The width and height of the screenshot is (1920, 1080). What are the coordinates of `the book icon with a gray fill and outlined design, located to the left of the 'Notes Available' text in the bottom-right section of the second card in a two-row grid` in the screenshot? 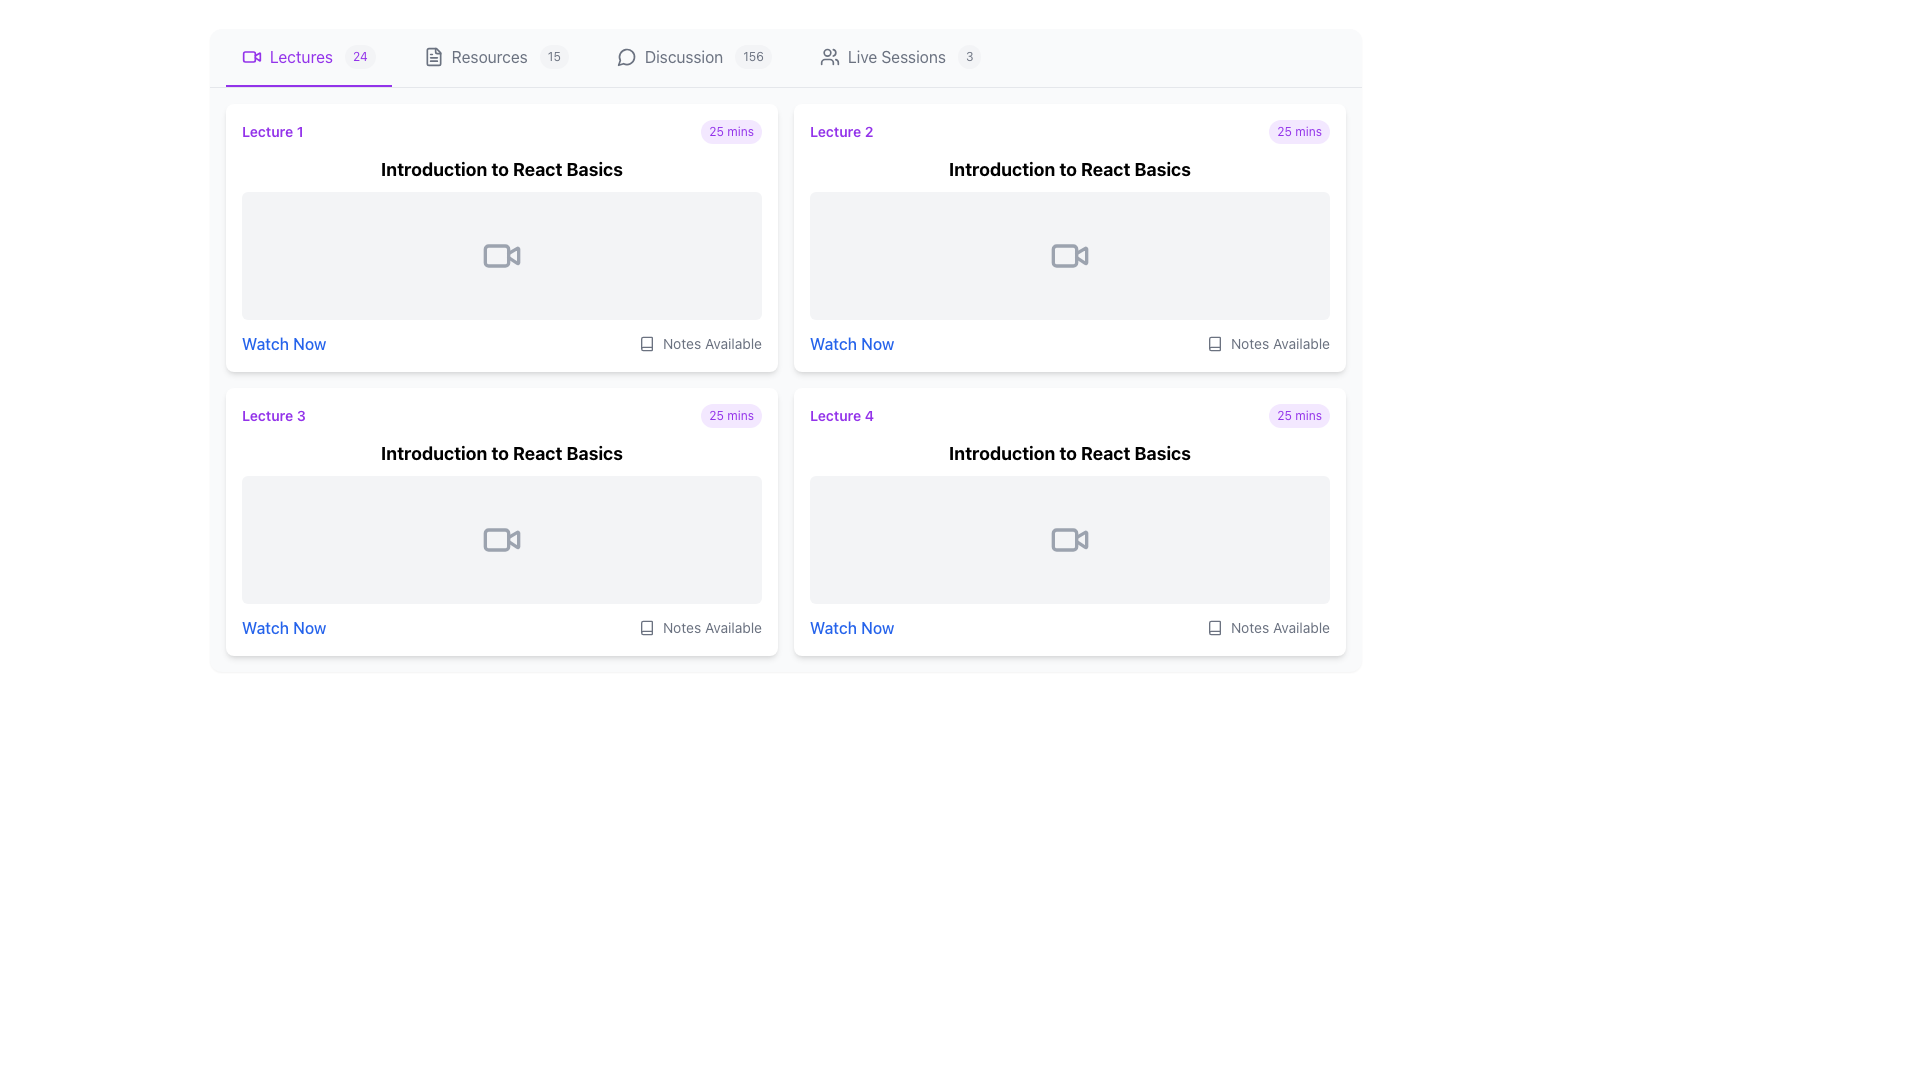 It's located at (1213, 342).